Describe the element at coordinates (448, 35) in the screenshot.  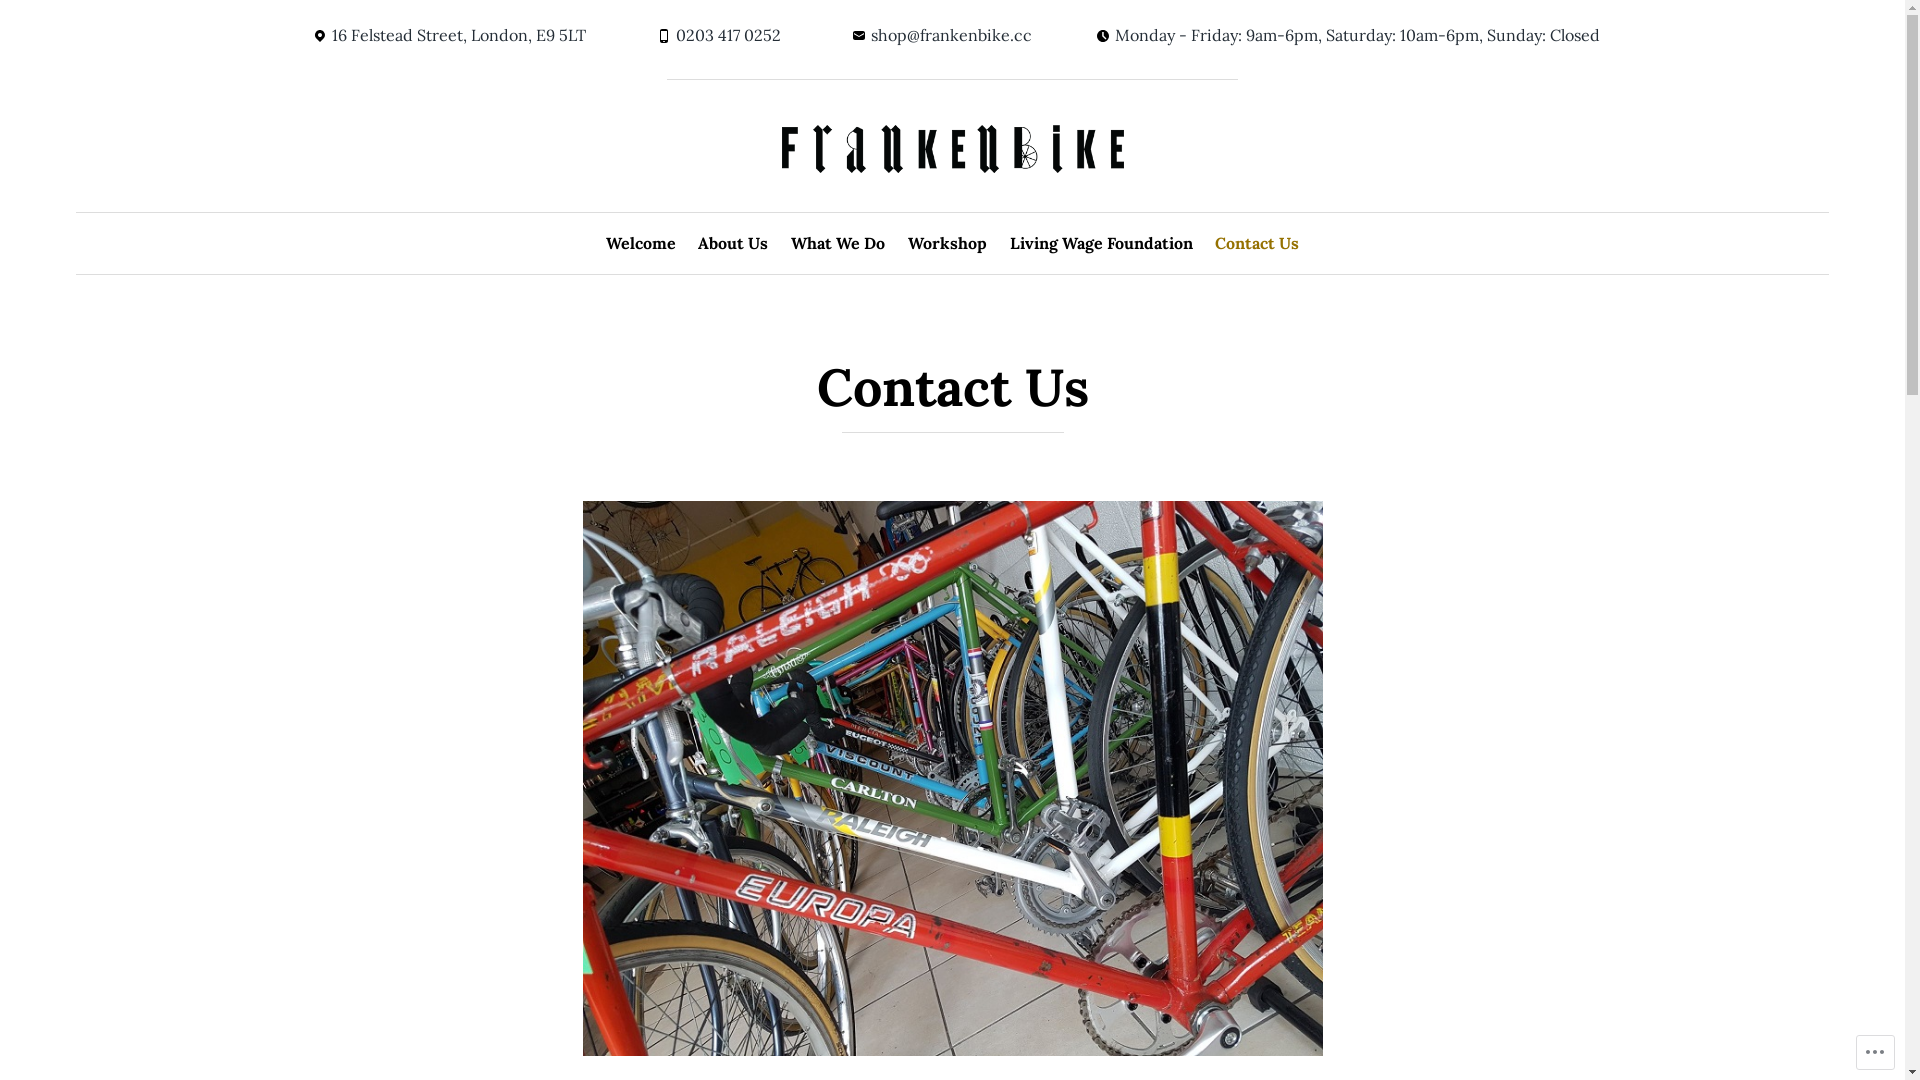
I see `'16 Felstead Street, London, E9 5LT'` at that location.